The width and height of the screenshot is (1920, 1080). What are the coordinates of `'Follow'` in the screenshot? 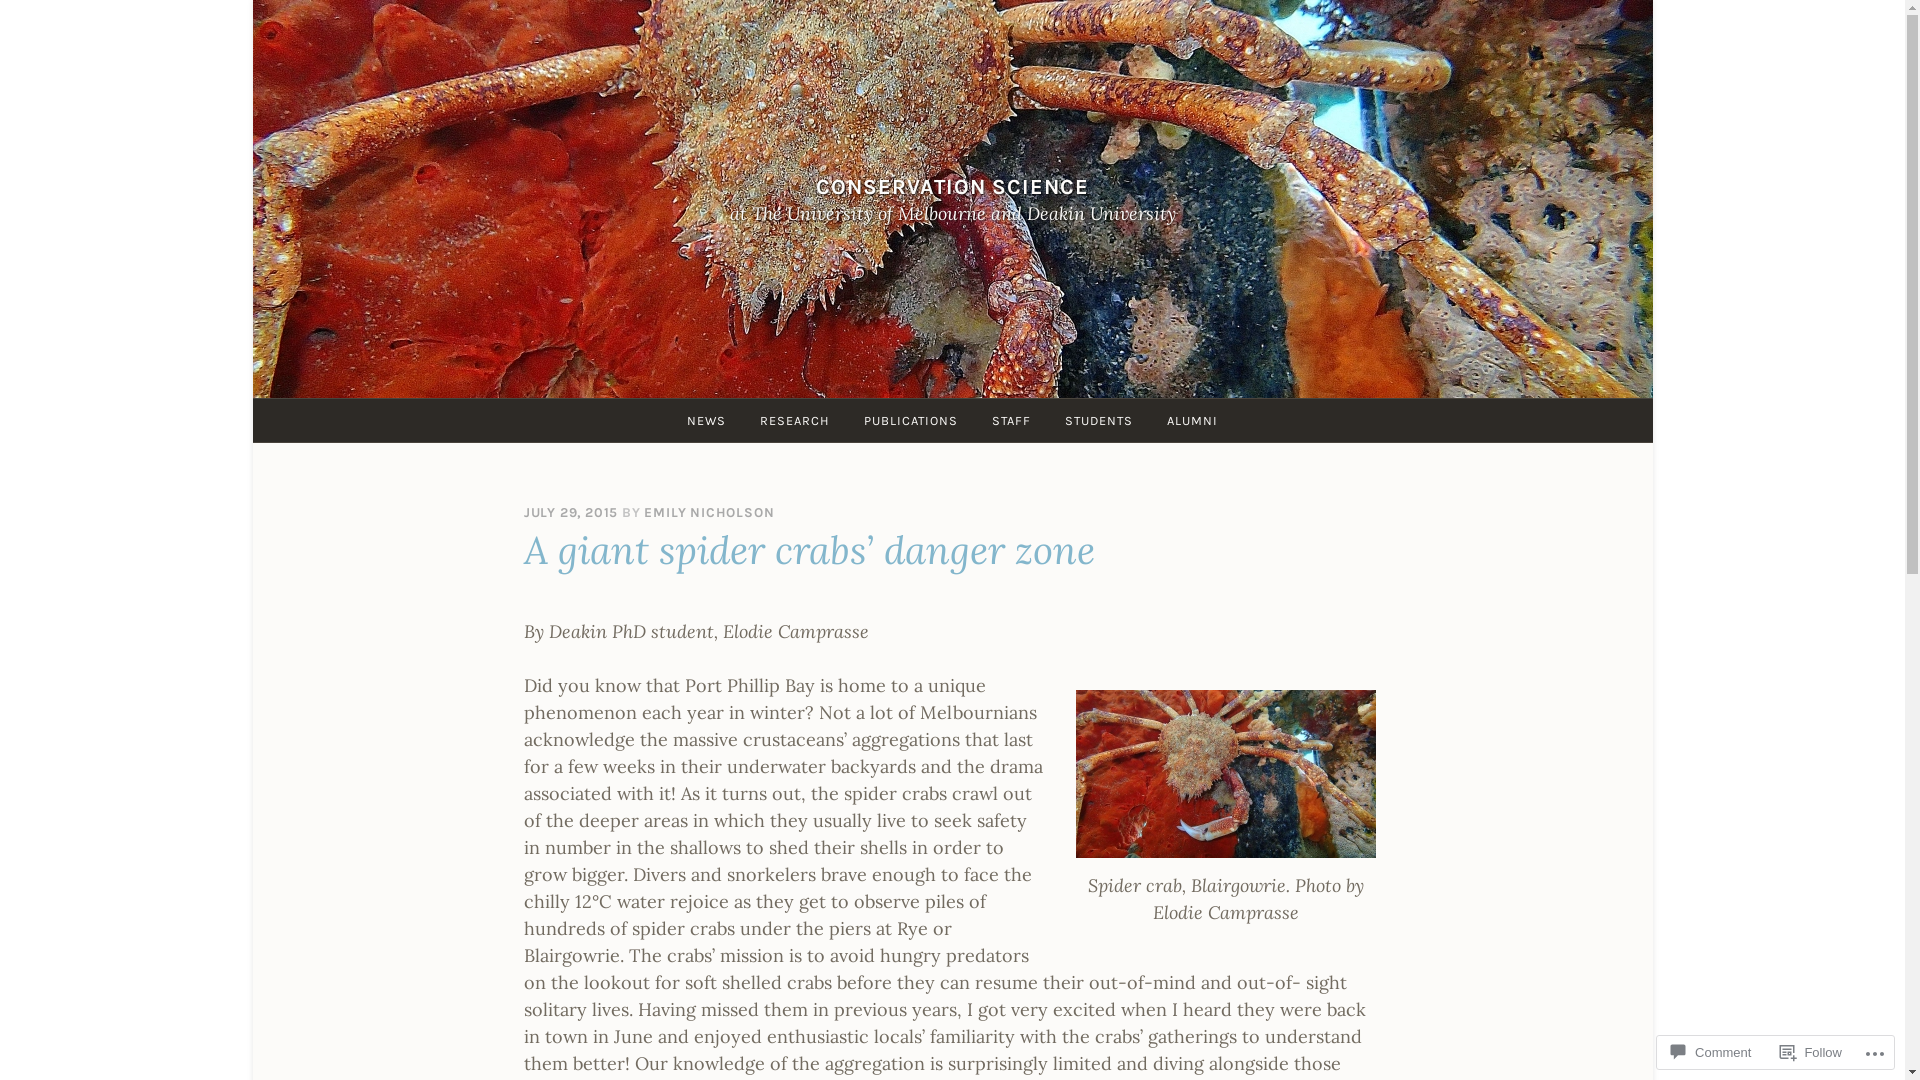 It's located at (1810, 1051).